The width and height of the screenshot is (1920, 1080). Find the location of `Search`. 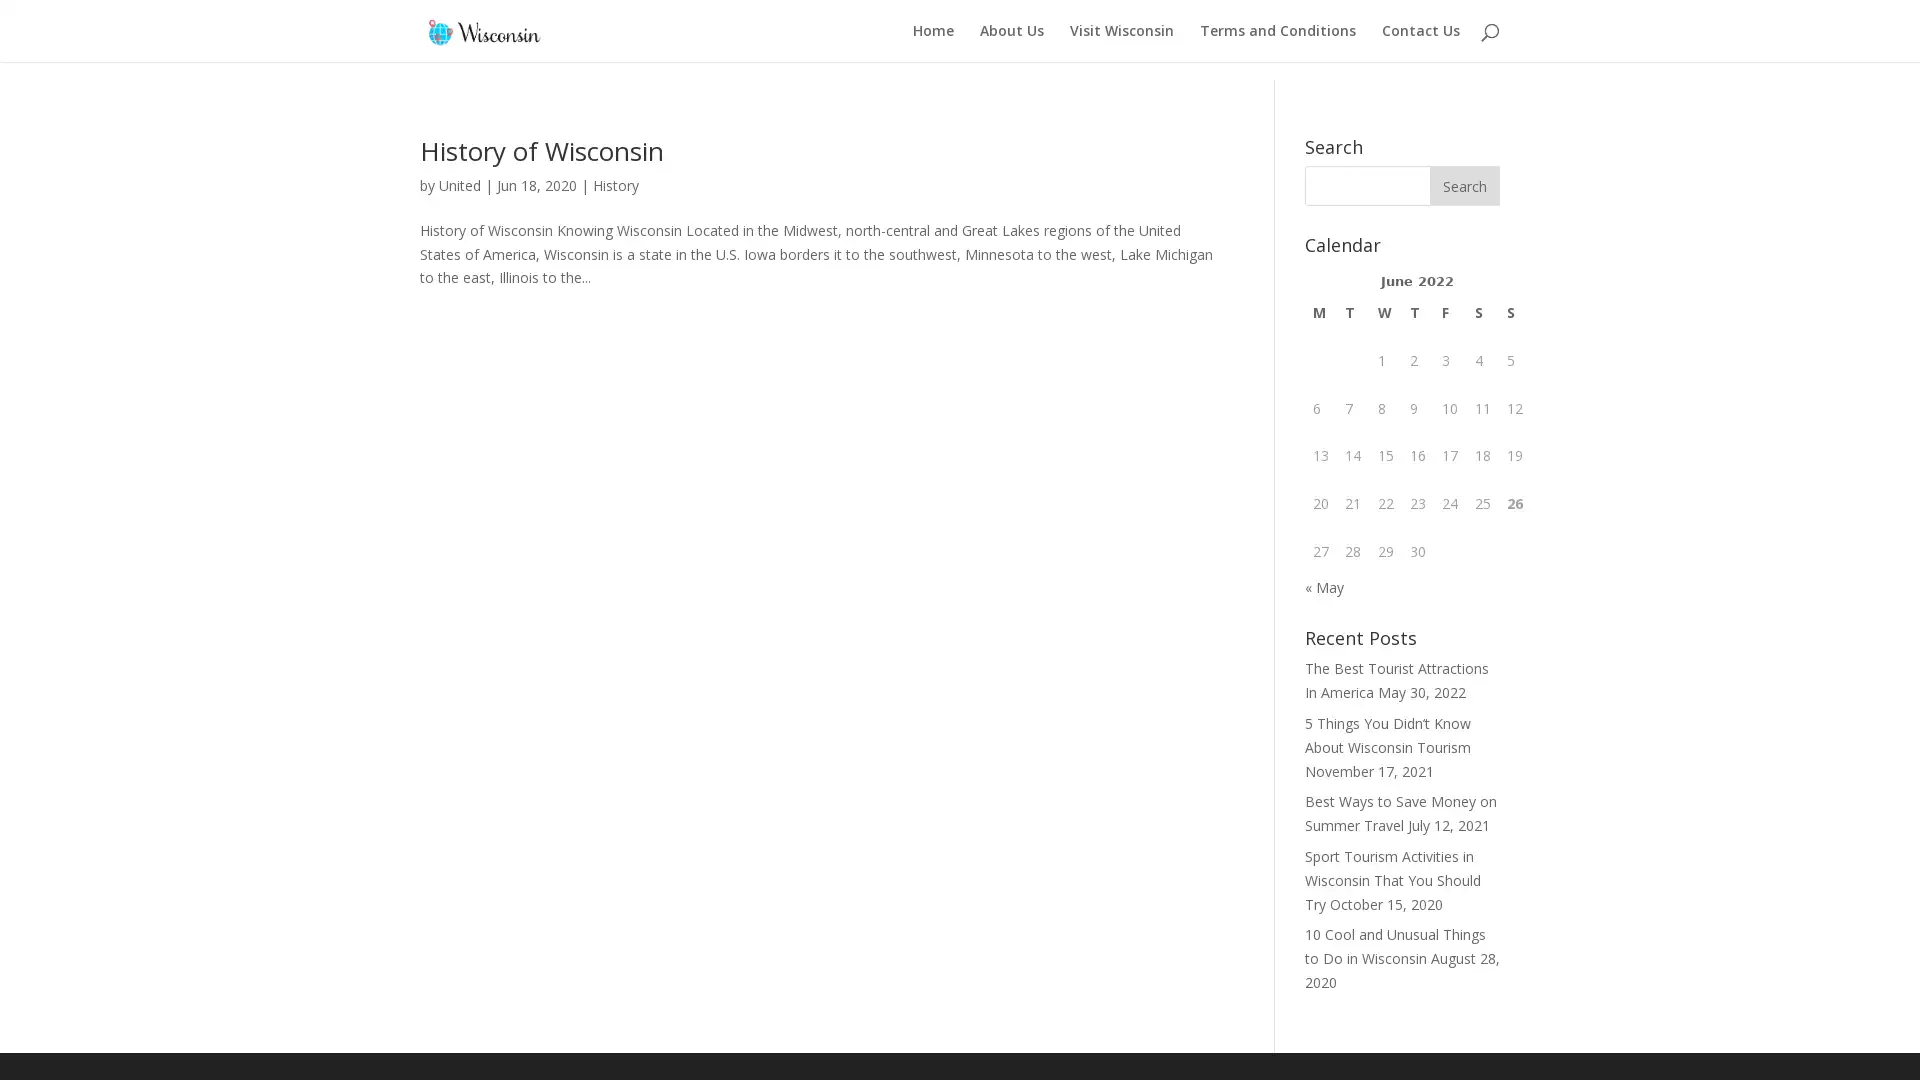

Search is located at coordinates (1464, 167).